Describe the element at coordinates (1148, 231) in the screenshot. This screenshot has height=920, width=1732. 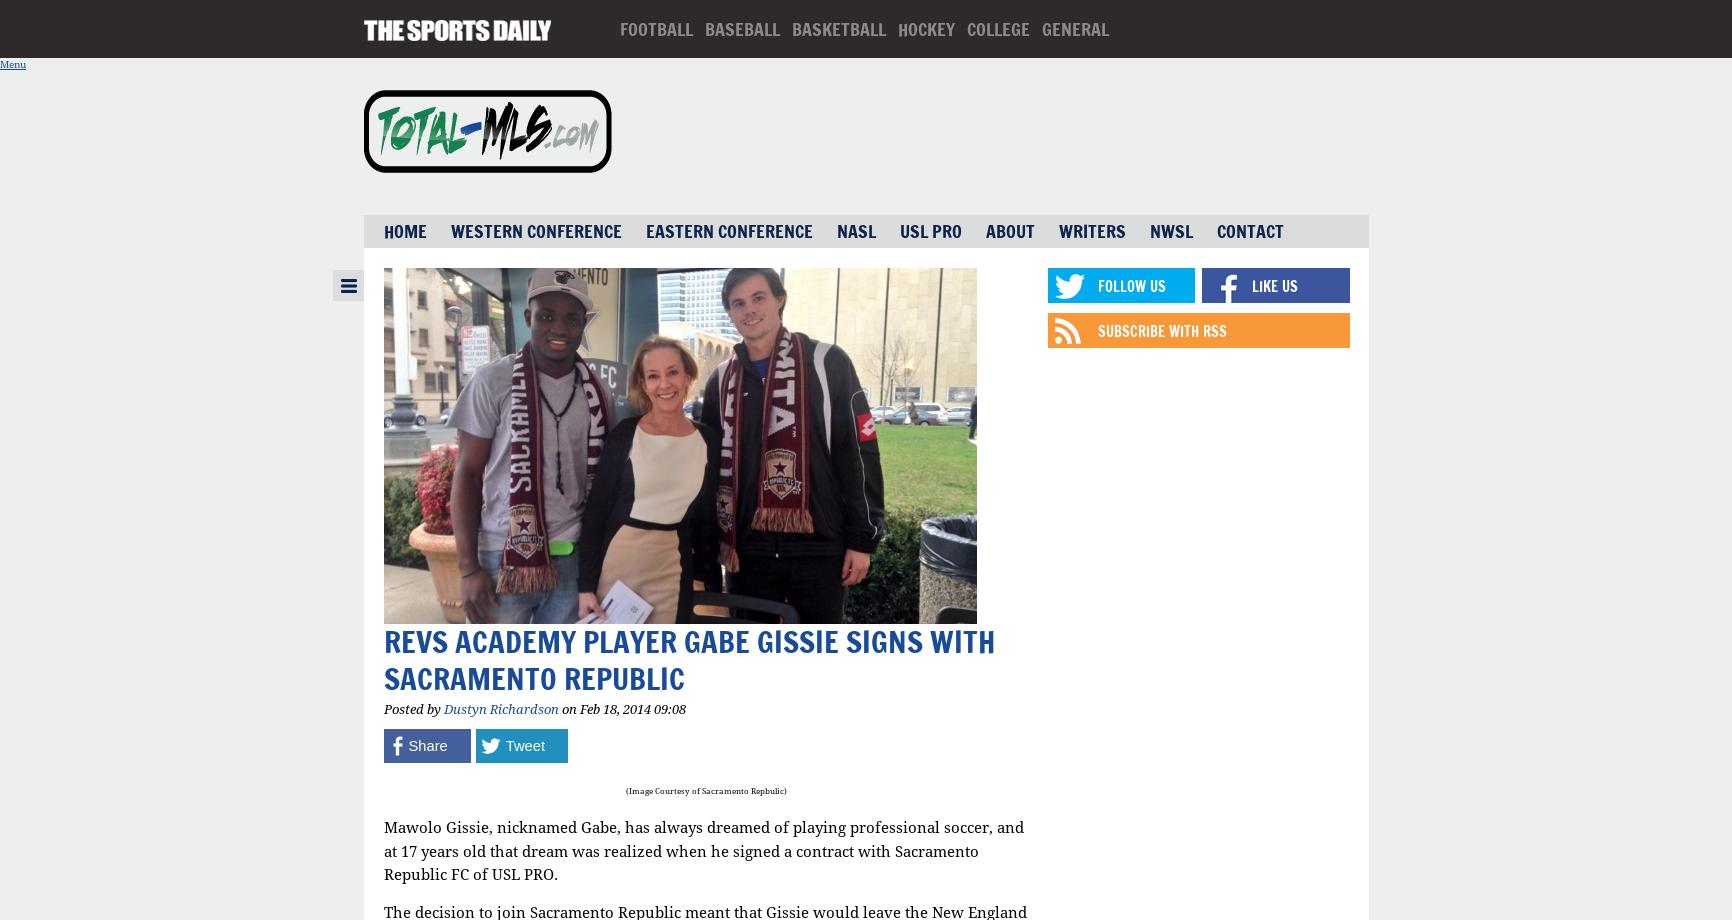
I see `'NWSL'` at that location.